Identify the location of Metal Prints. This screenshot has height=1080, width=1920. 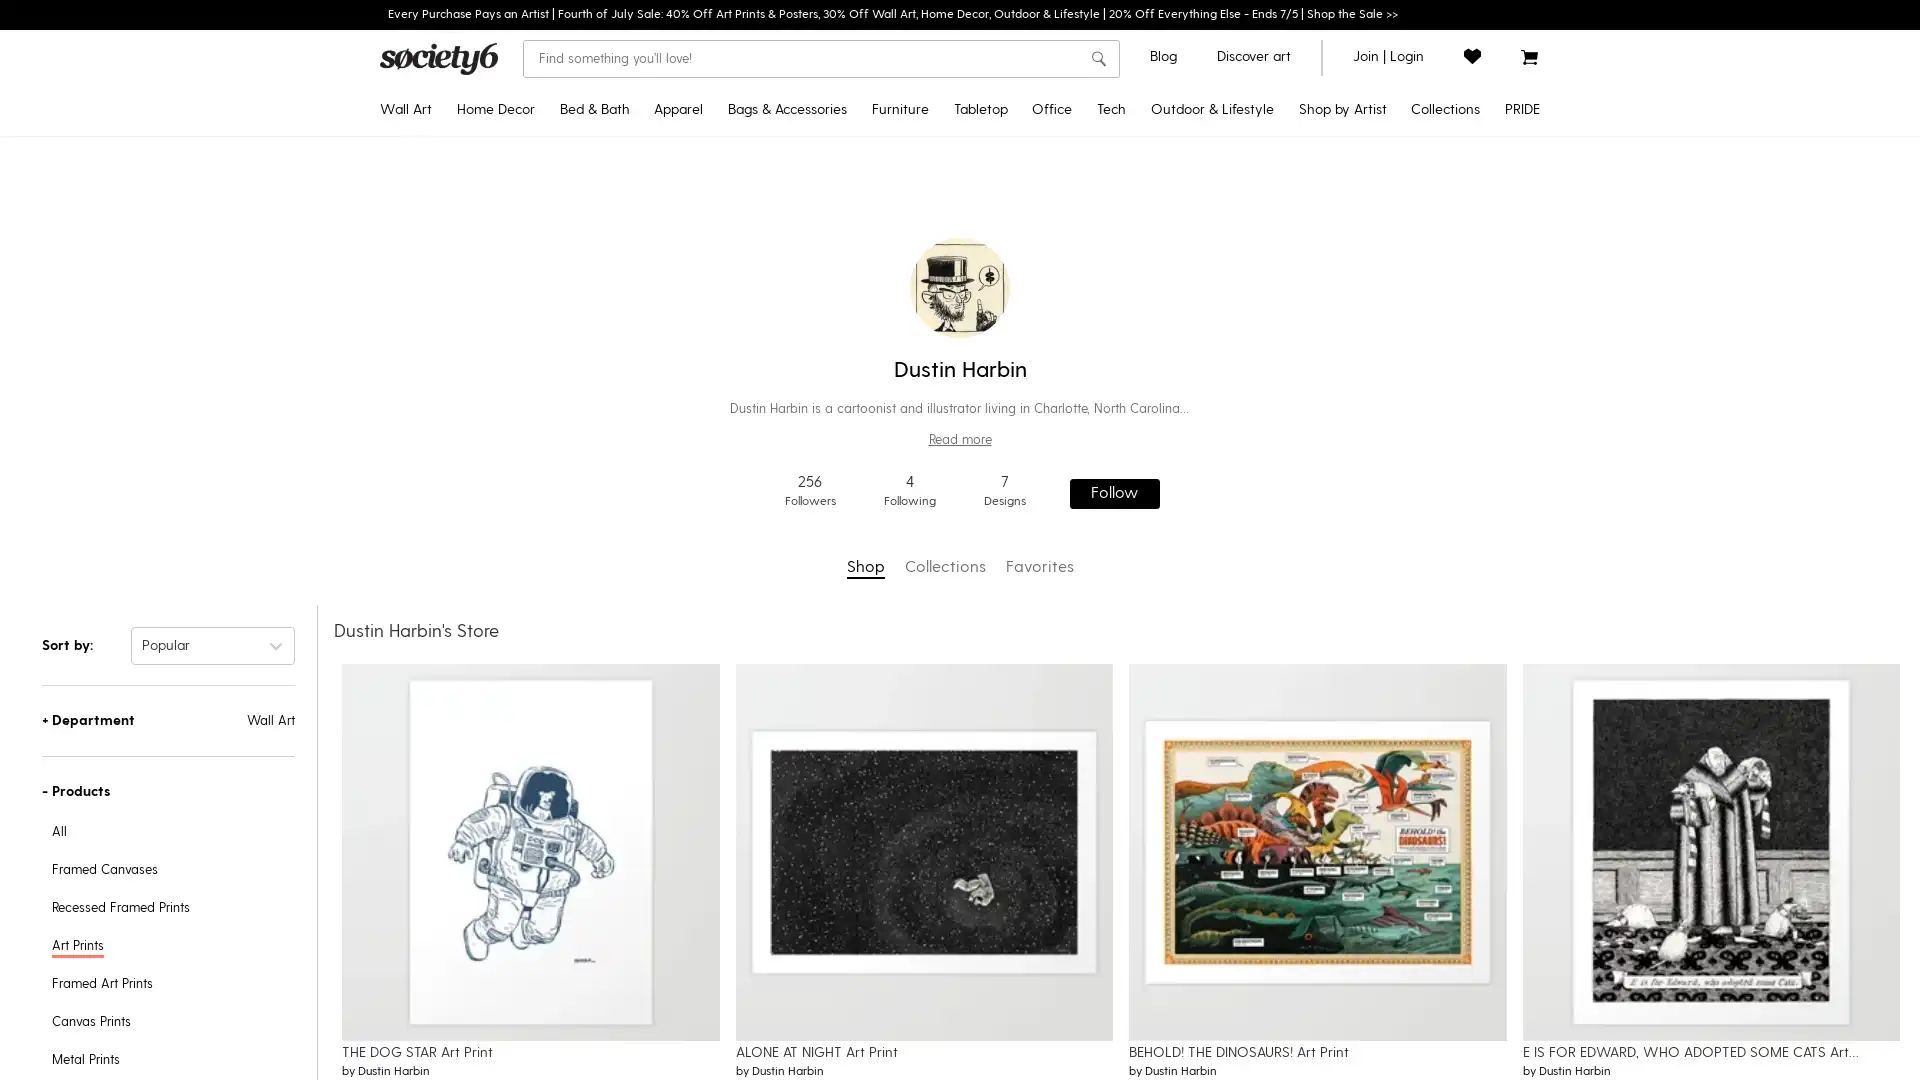
(470, 416).